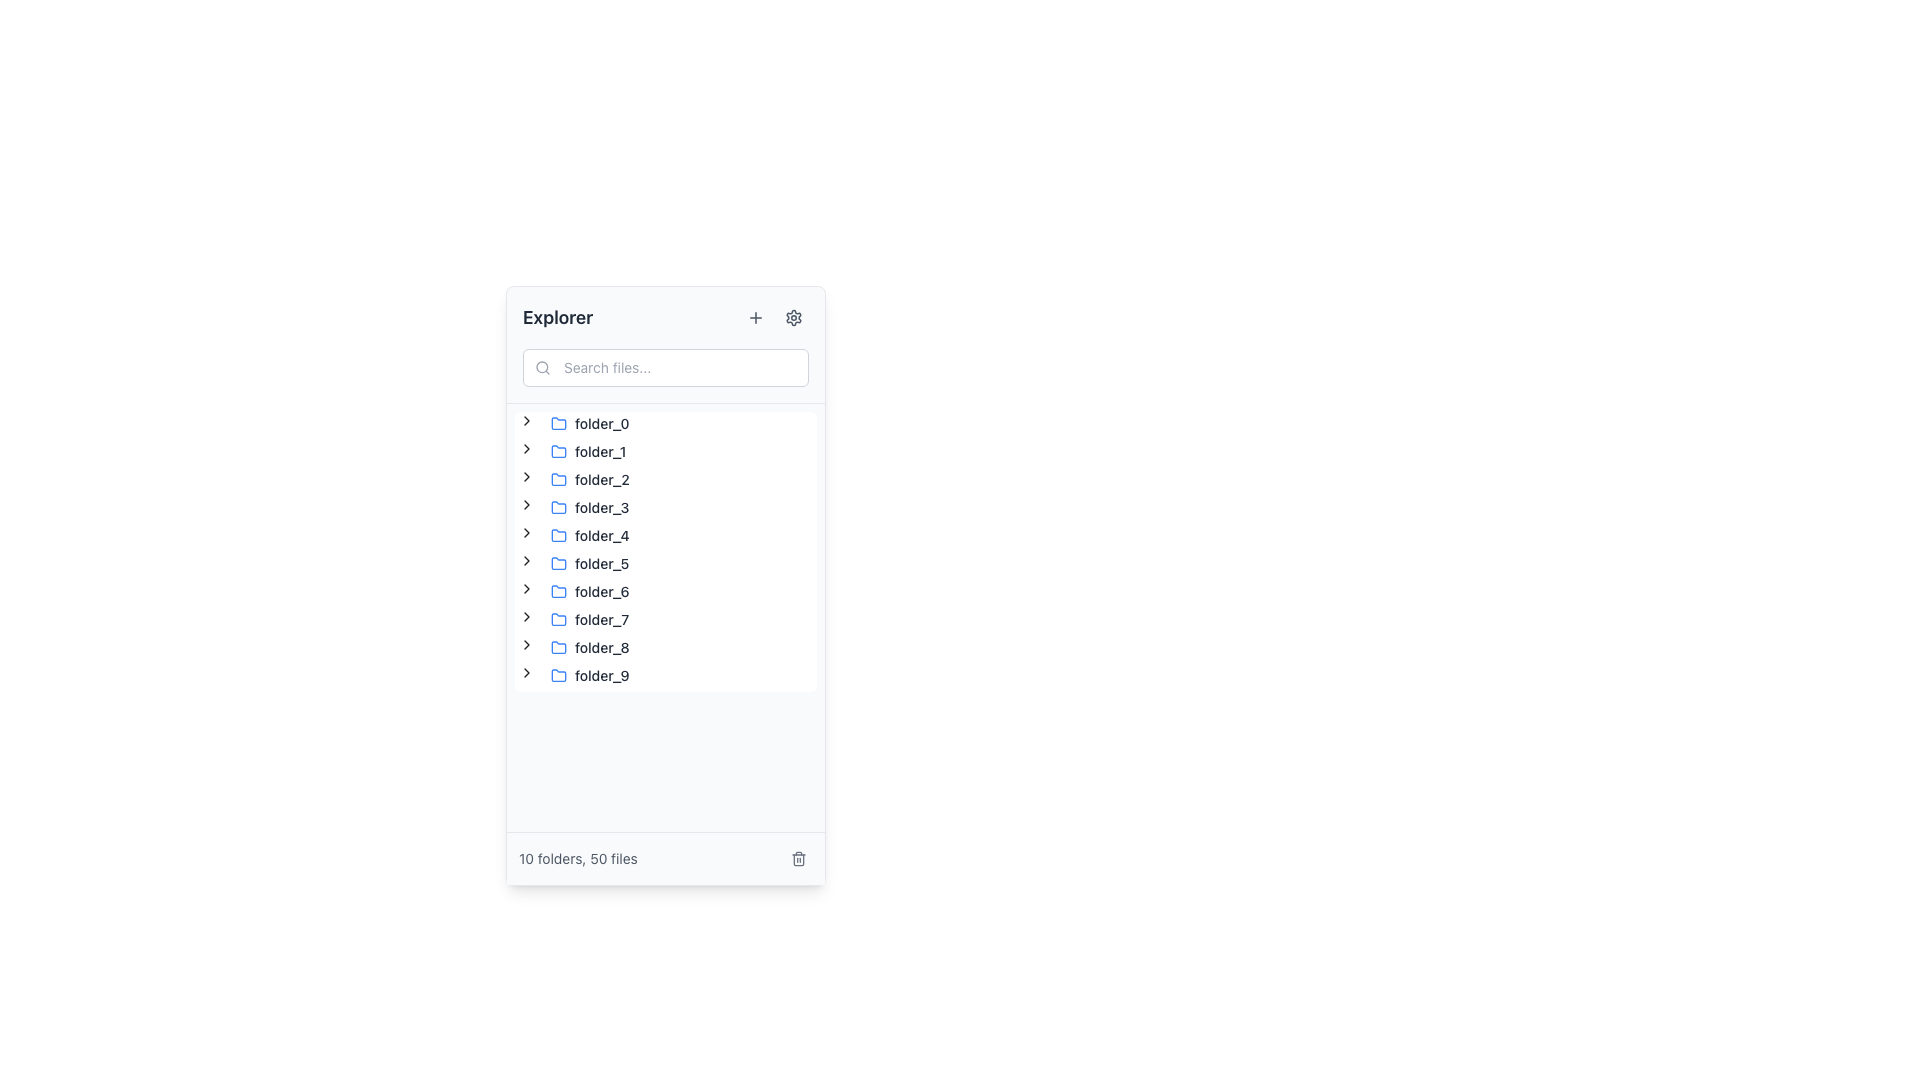  What do you see at coordinates (527, 477) in the screenshot?
I see `the small right-pointing chevron icon button located to the left of the text label 'folder_2'` at bounding box center [527, 477].